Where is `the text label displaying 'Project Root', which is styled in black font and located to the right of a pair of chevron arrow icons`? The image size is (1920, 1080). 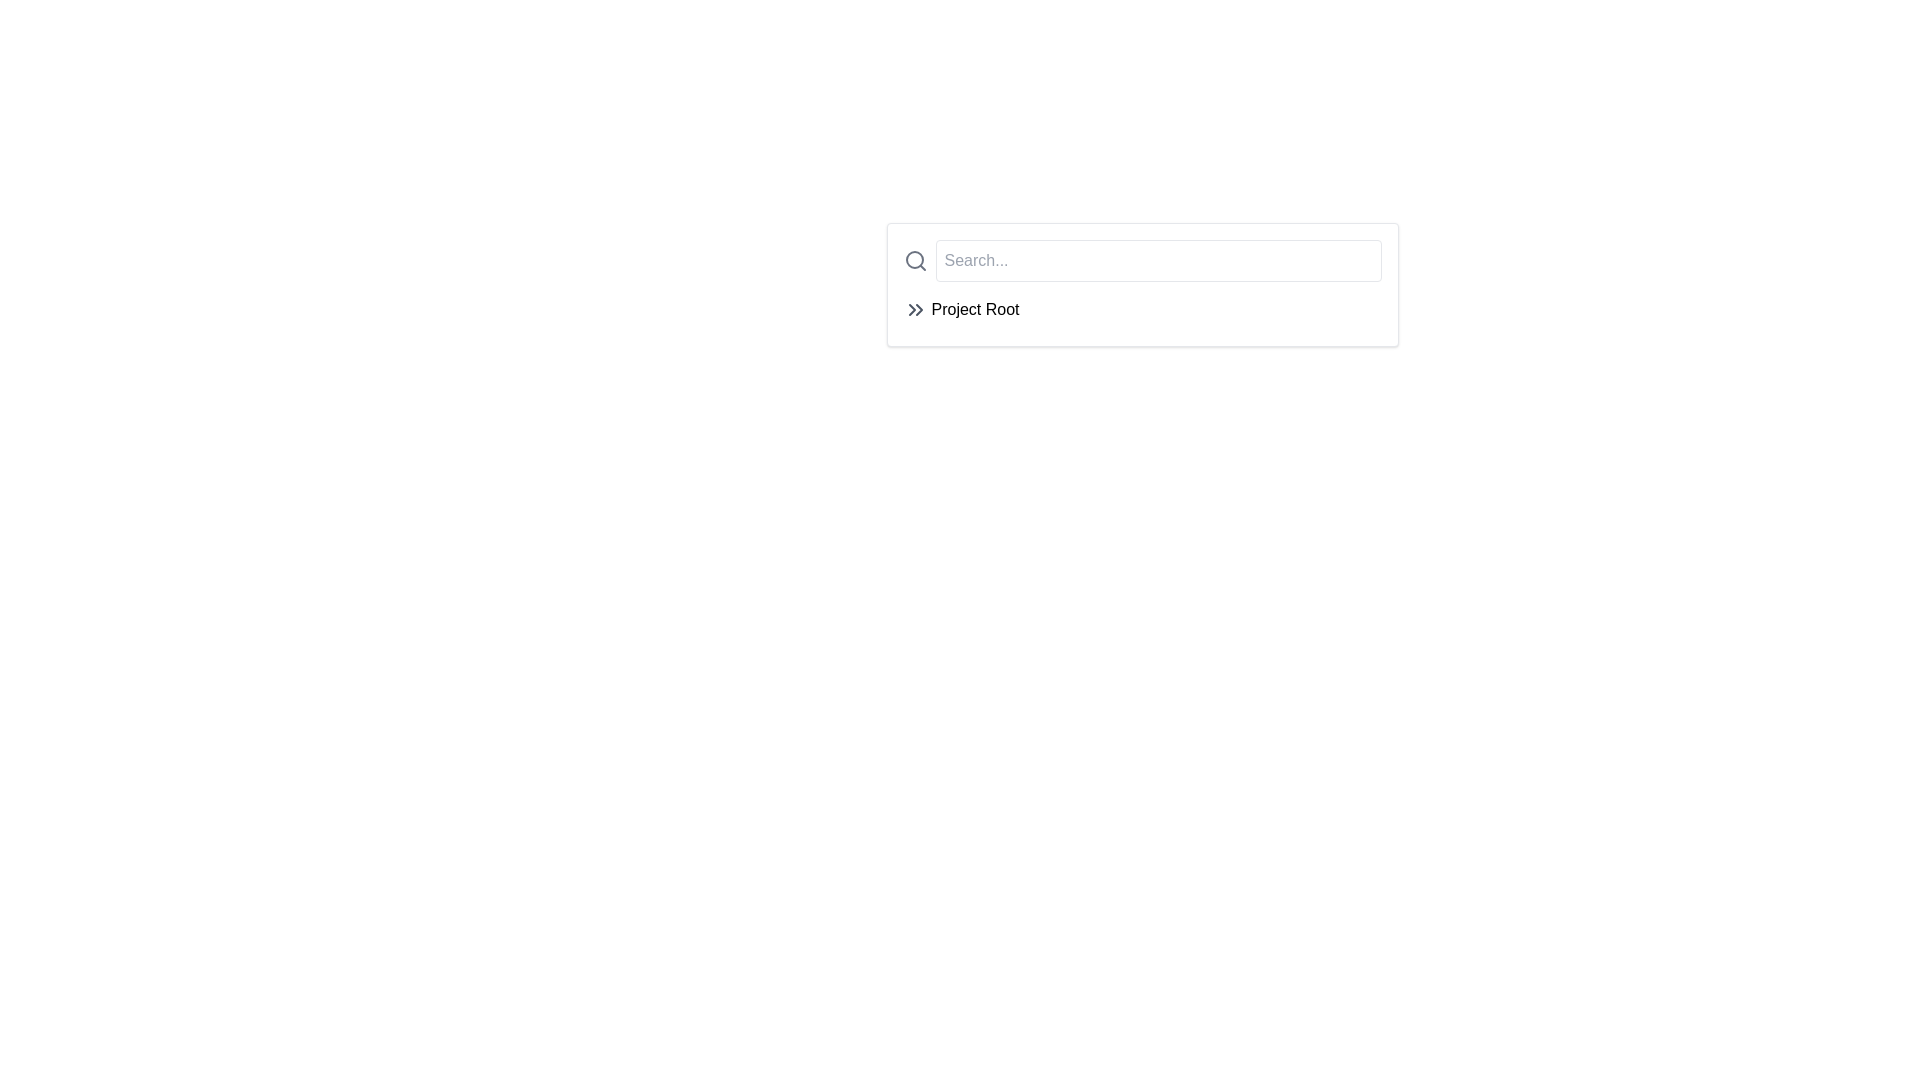
the text label displaying 'Project Root', which is styled in black font and located to the right of a pair of chevron arrow icons is located at coordinates (975, 309).